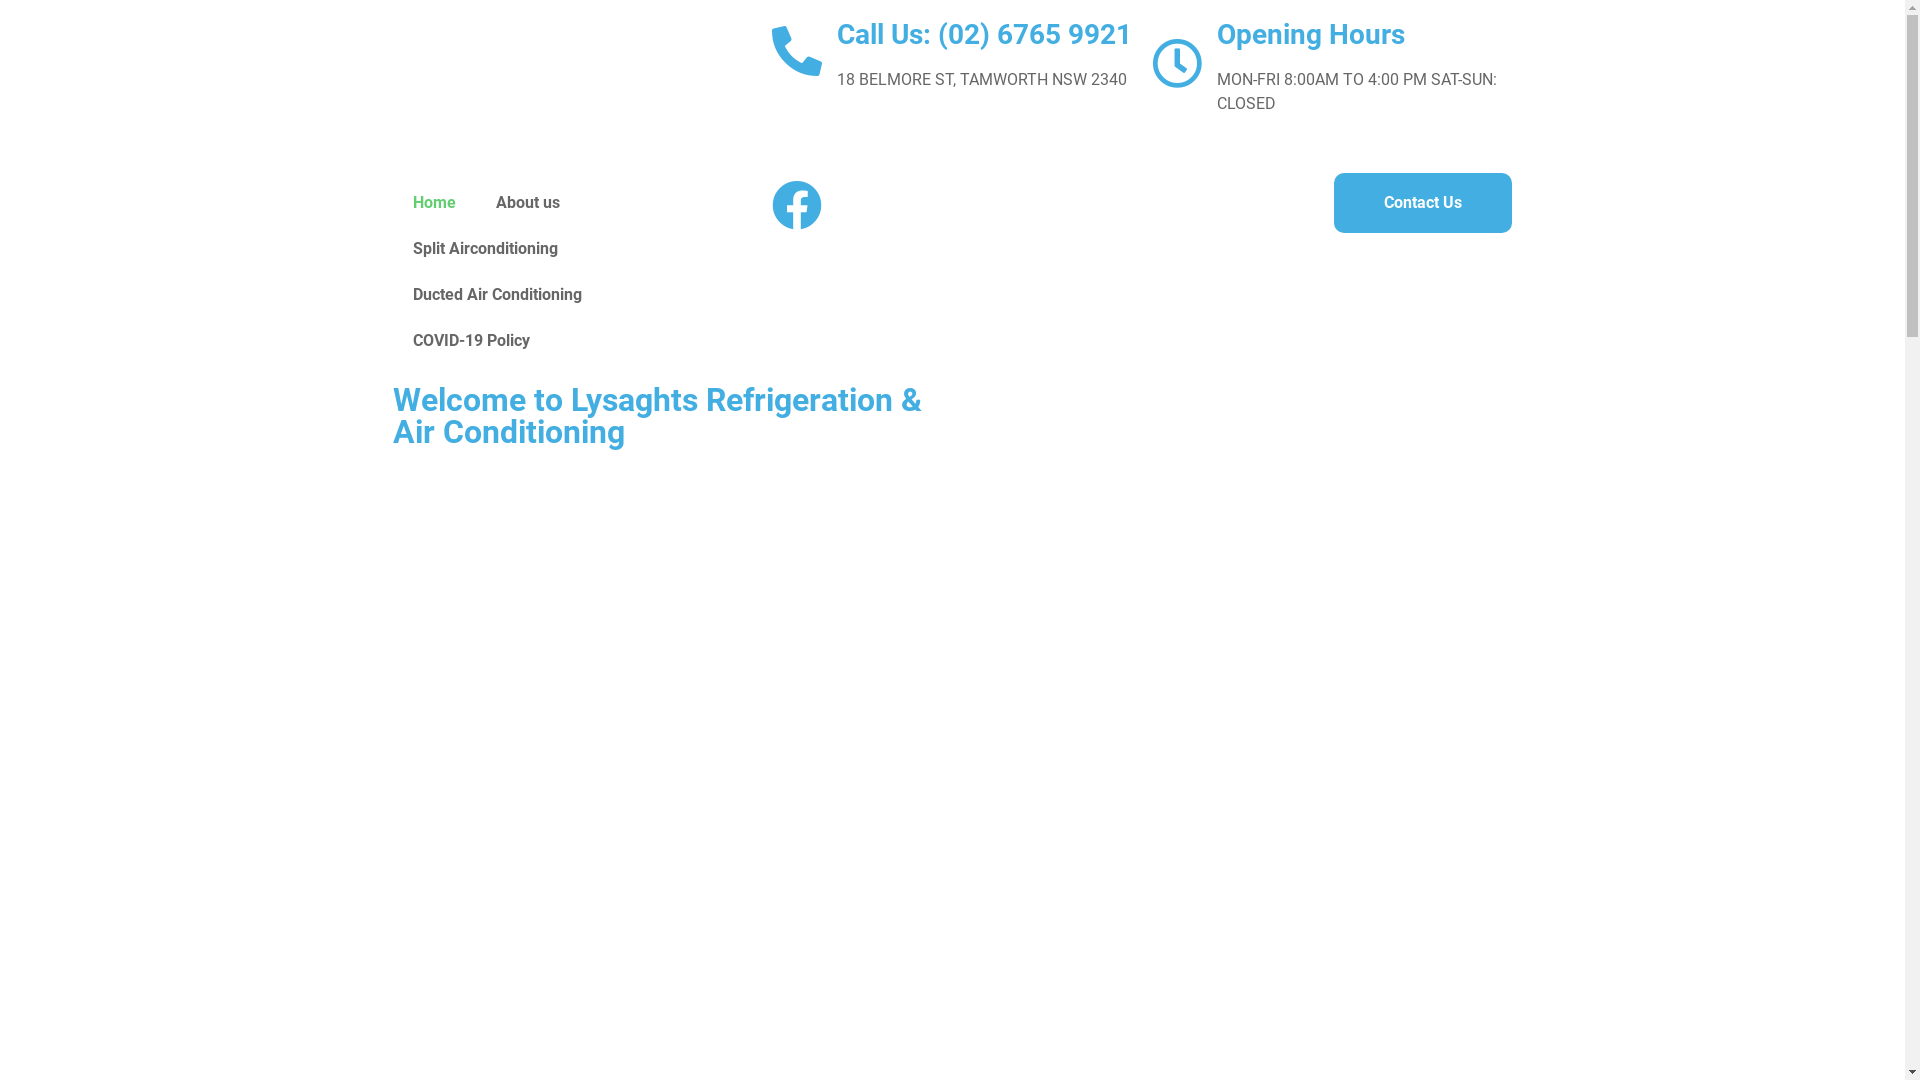  I want to click on 'About us', so click(528, 203).